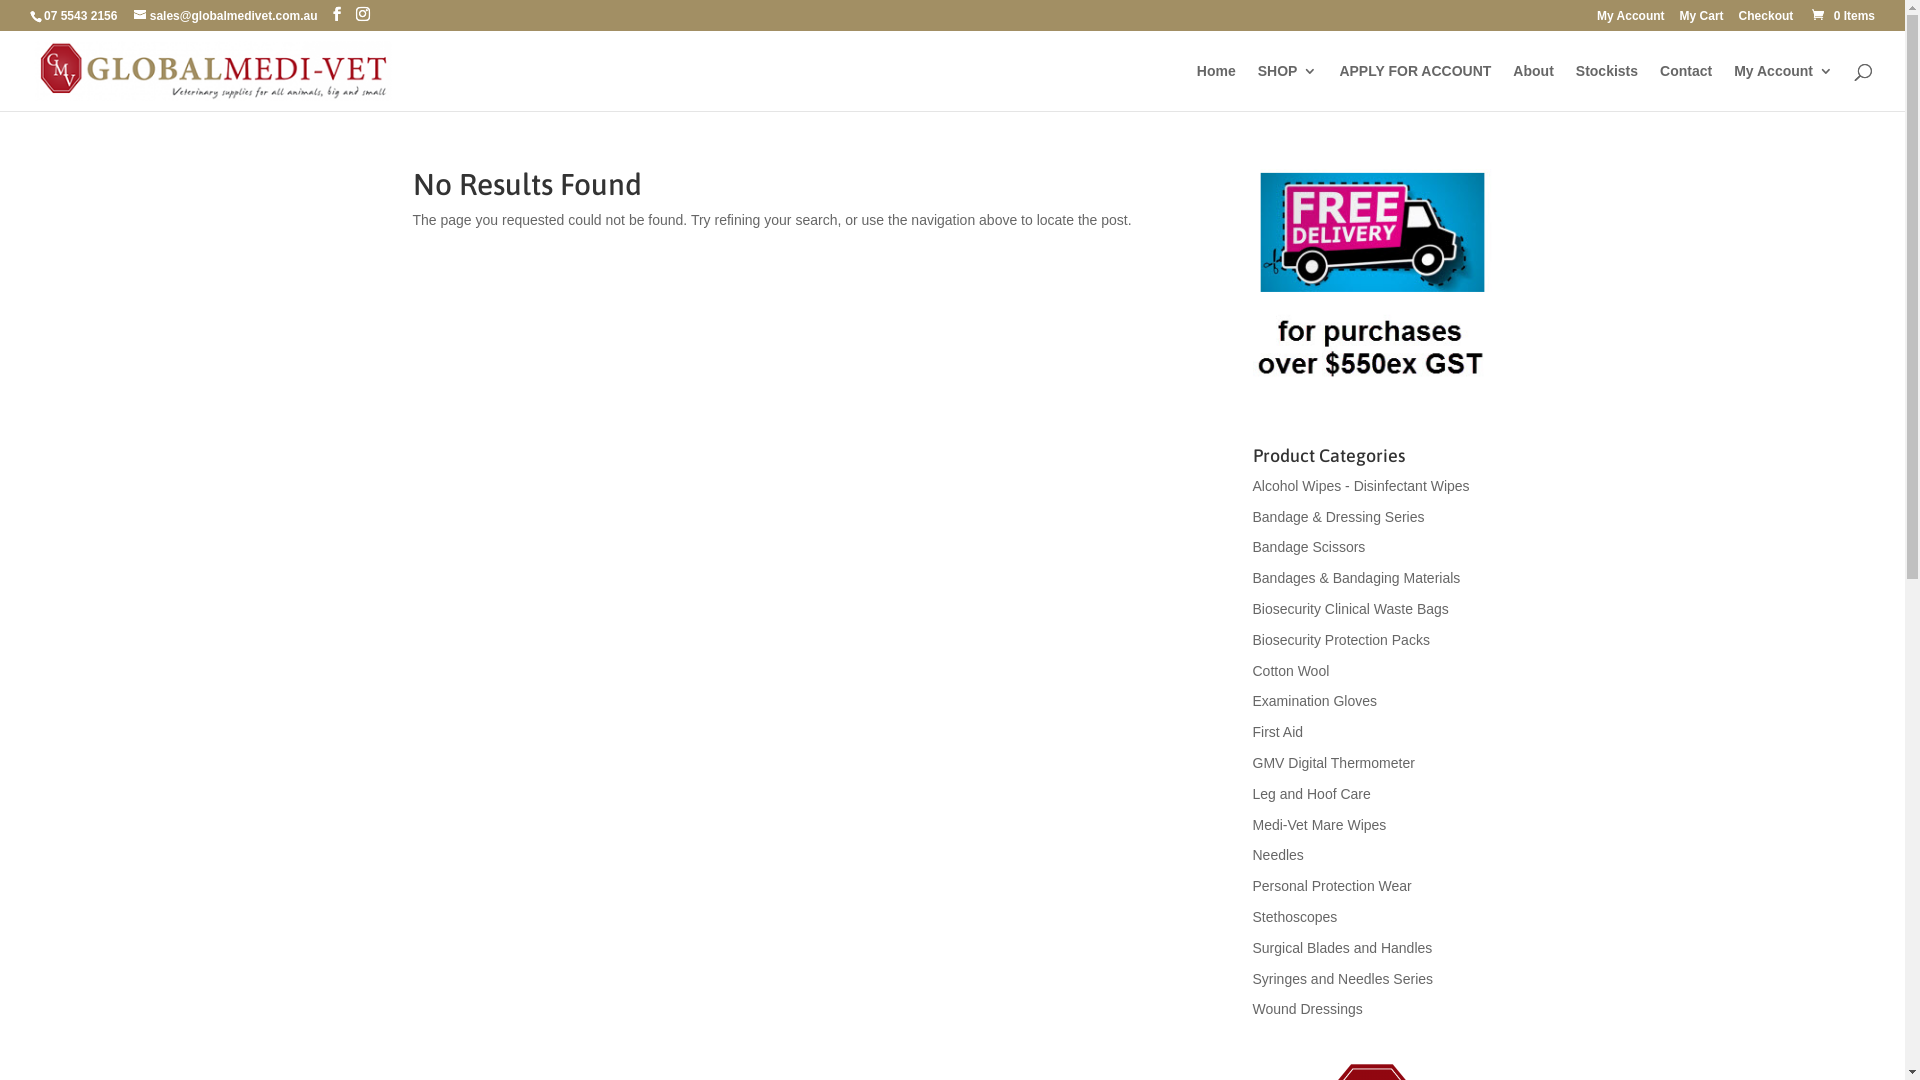 Image resolution: width=1920 pixels, height=1080 pixels. What do you see at coordinates (1607, 86) in the screenshot?
I see `'Stockists'` at bounding box center [1607, 86].